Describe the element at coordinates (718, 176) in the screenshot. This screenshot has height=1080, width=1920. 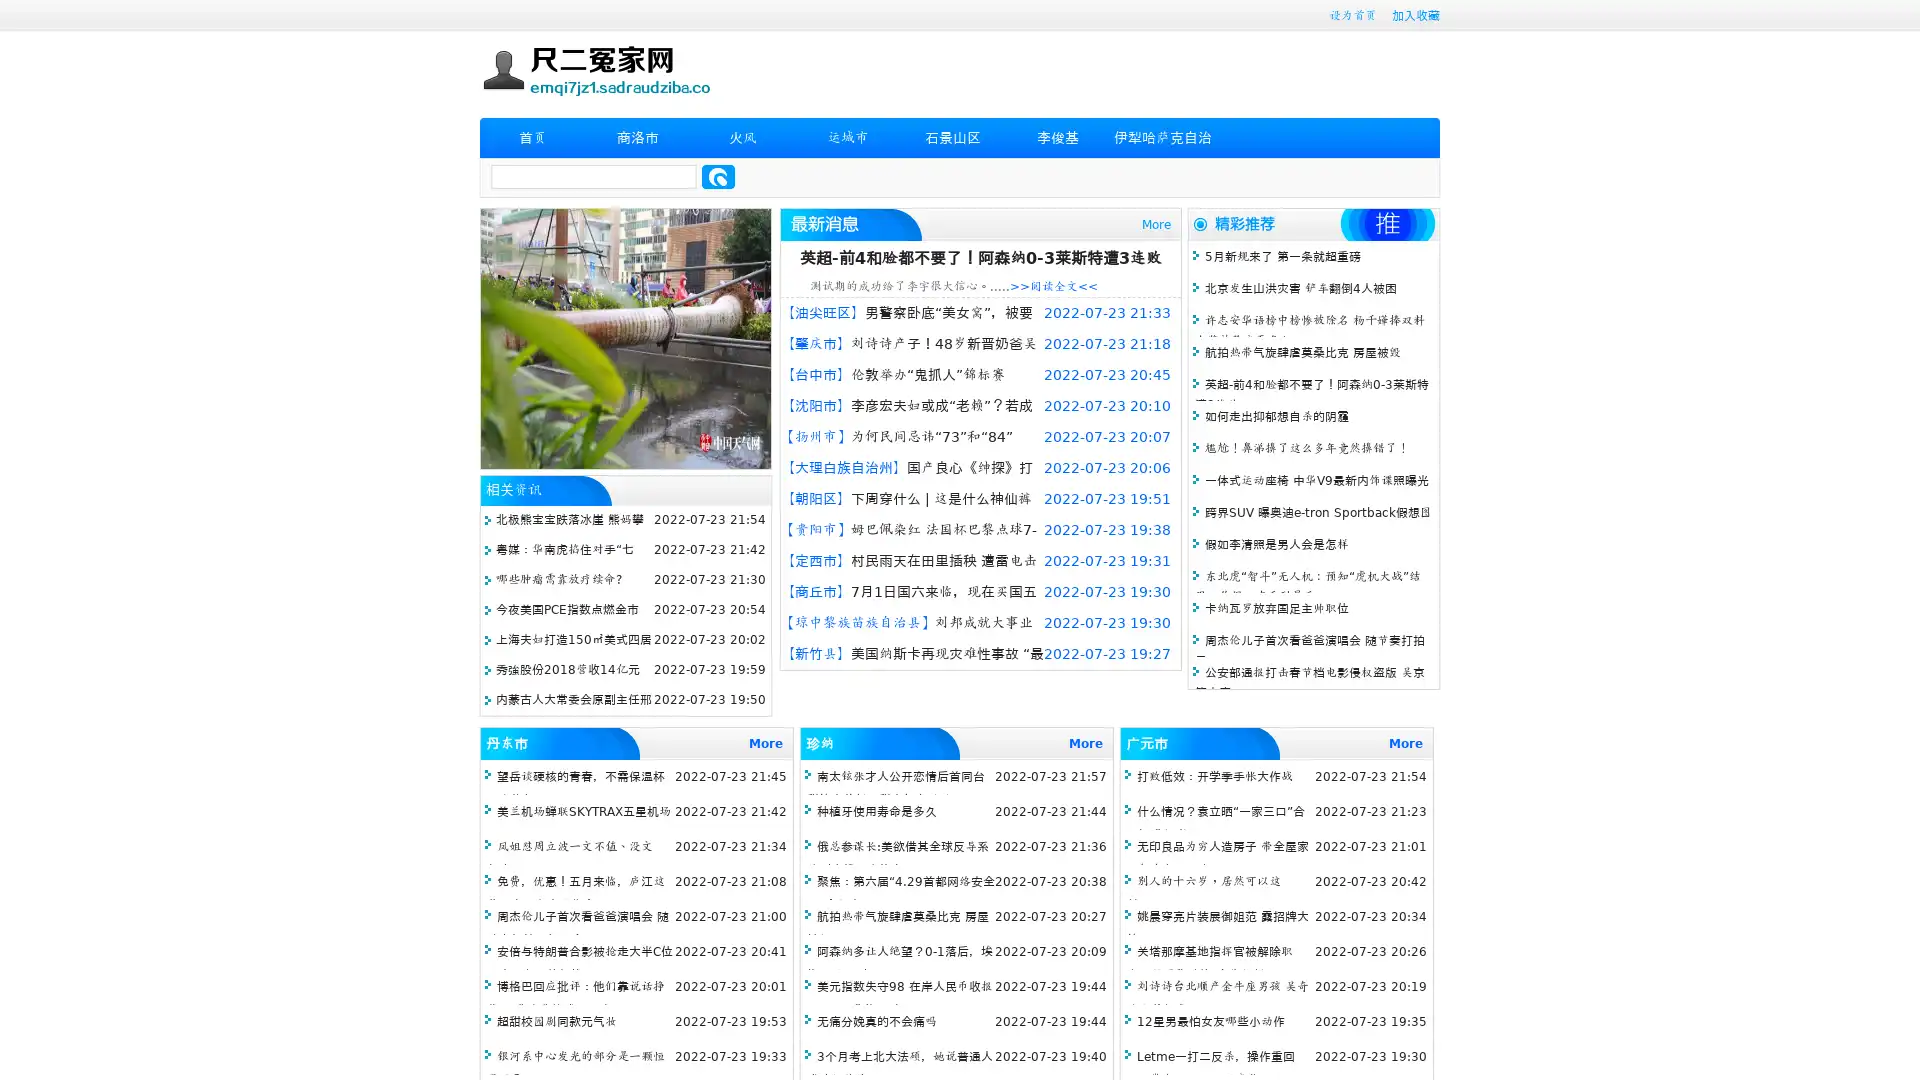
I see `Search` at that location.